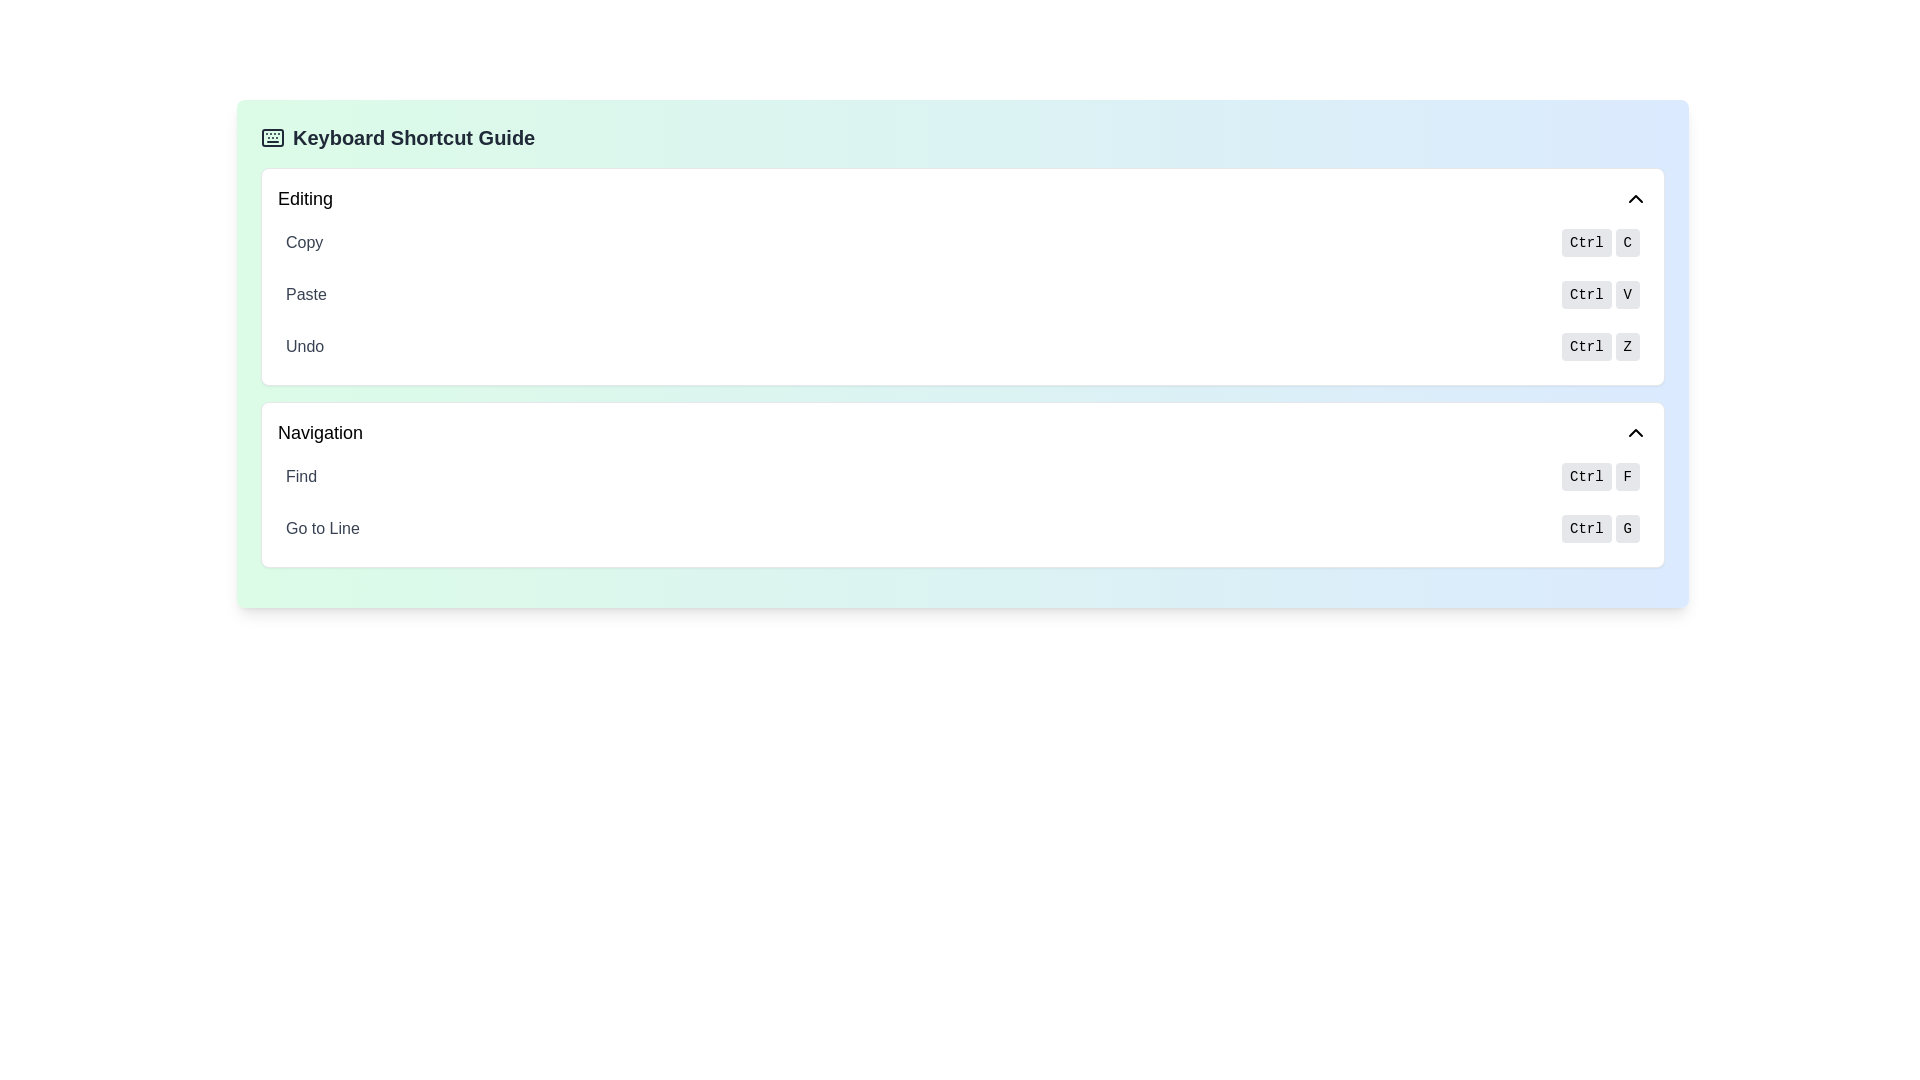  I want to click on the 'Ctrl' key text label in the Navigation section of the keyboard shortcut guide, which is styled distinctly and serves as a static indicator for keyboard actions, so click(1585, 527).